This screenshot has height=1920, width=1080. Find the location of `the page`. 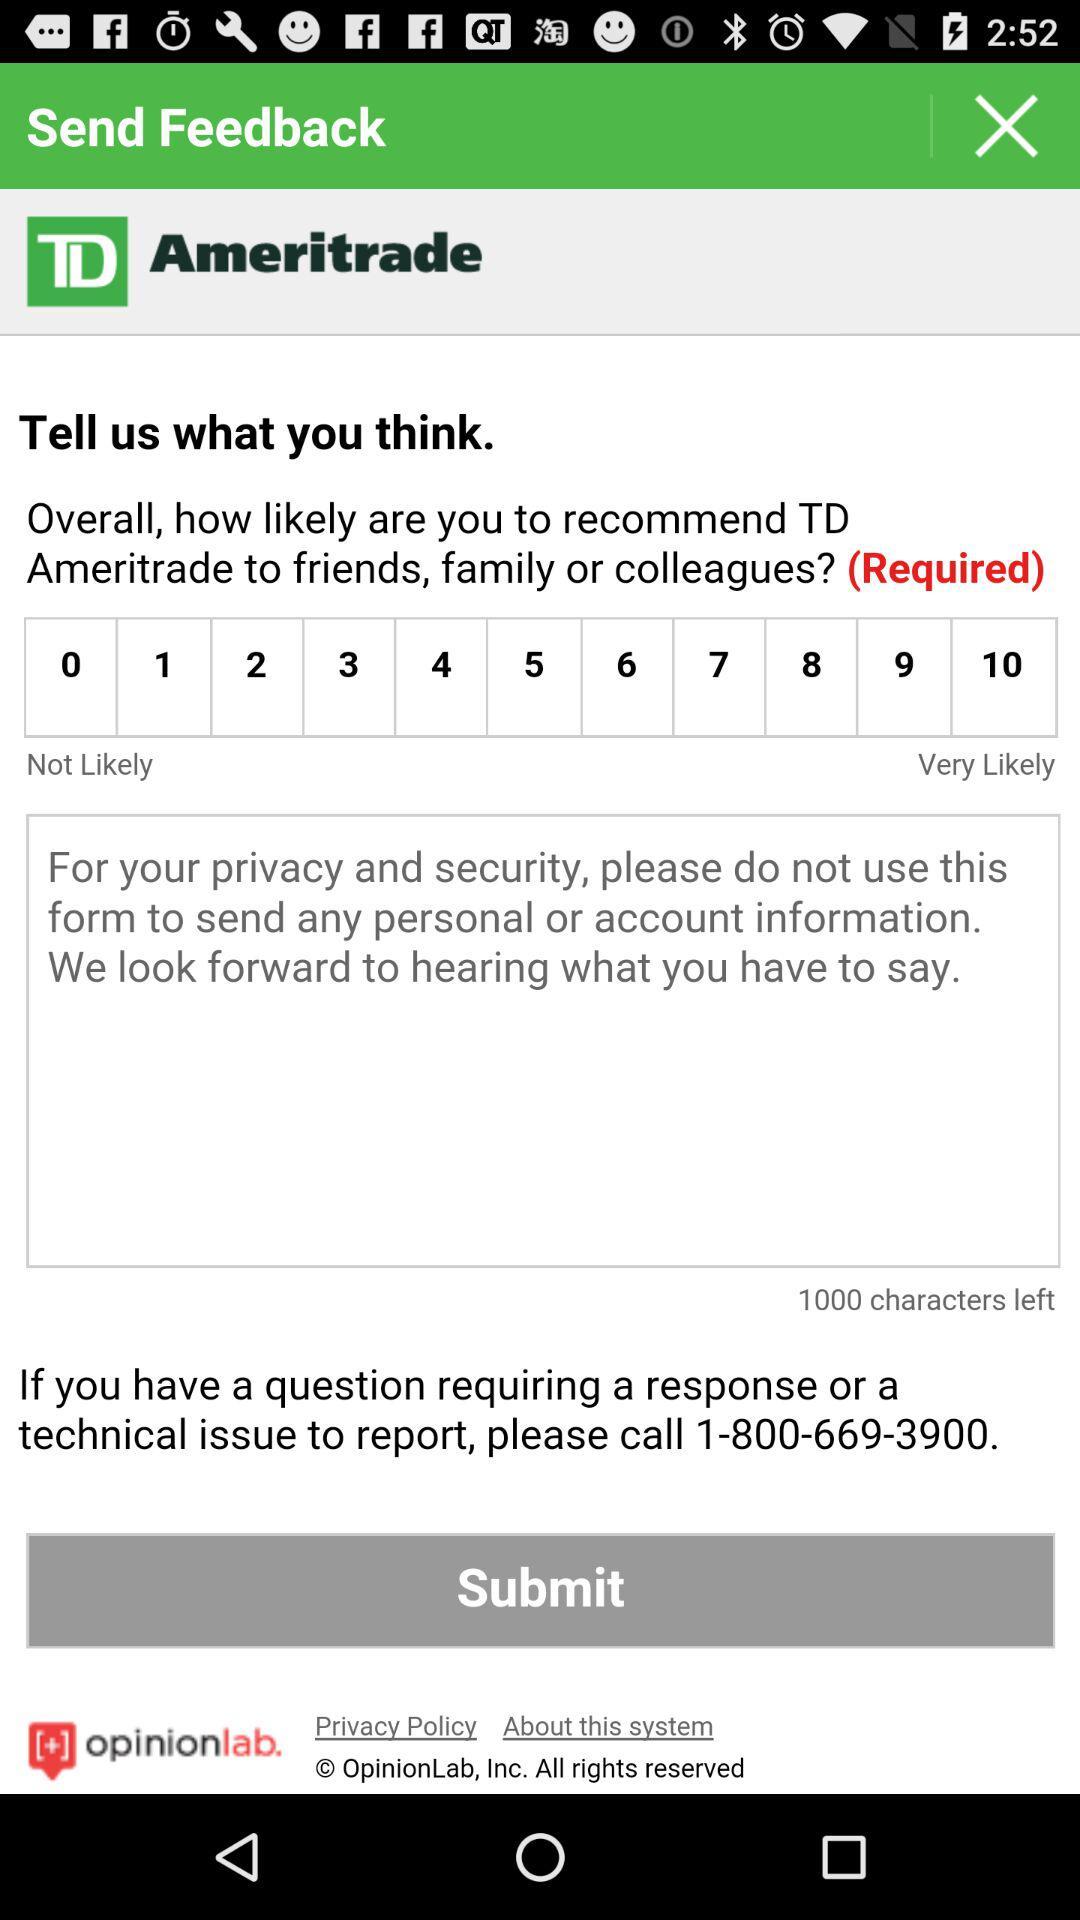

the page is located at coordinates (1006, 124).